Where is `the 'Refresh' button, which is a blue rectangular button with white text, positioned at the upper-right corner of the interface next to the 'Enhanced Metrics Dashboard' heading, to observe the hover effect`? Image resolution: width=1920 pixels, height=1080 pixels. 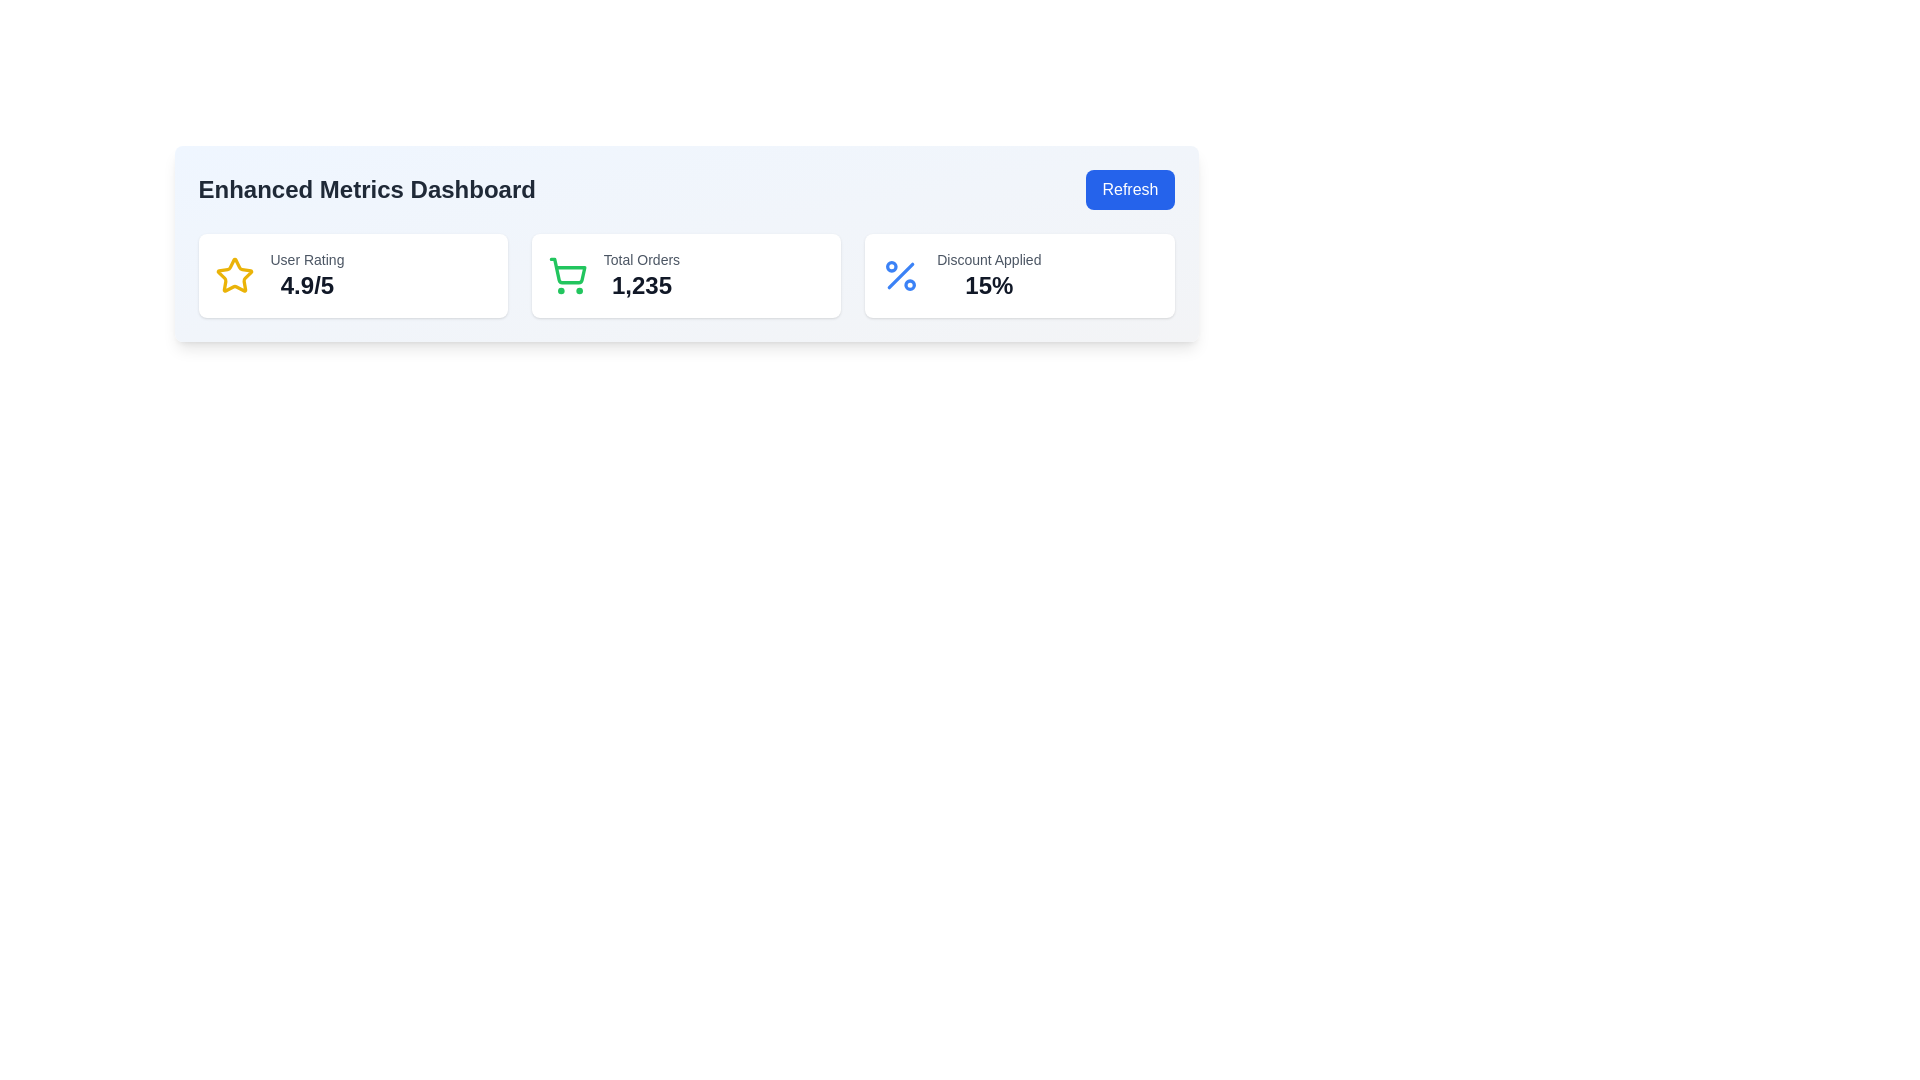
the 'Refresh' button, which is a blue rectangular button with white text, positioned at the upper-right corner of the interface next to the 'Enhanced Metrics Dashboard' heading, to observe the hover effect is located at coordinates (1130, 189).